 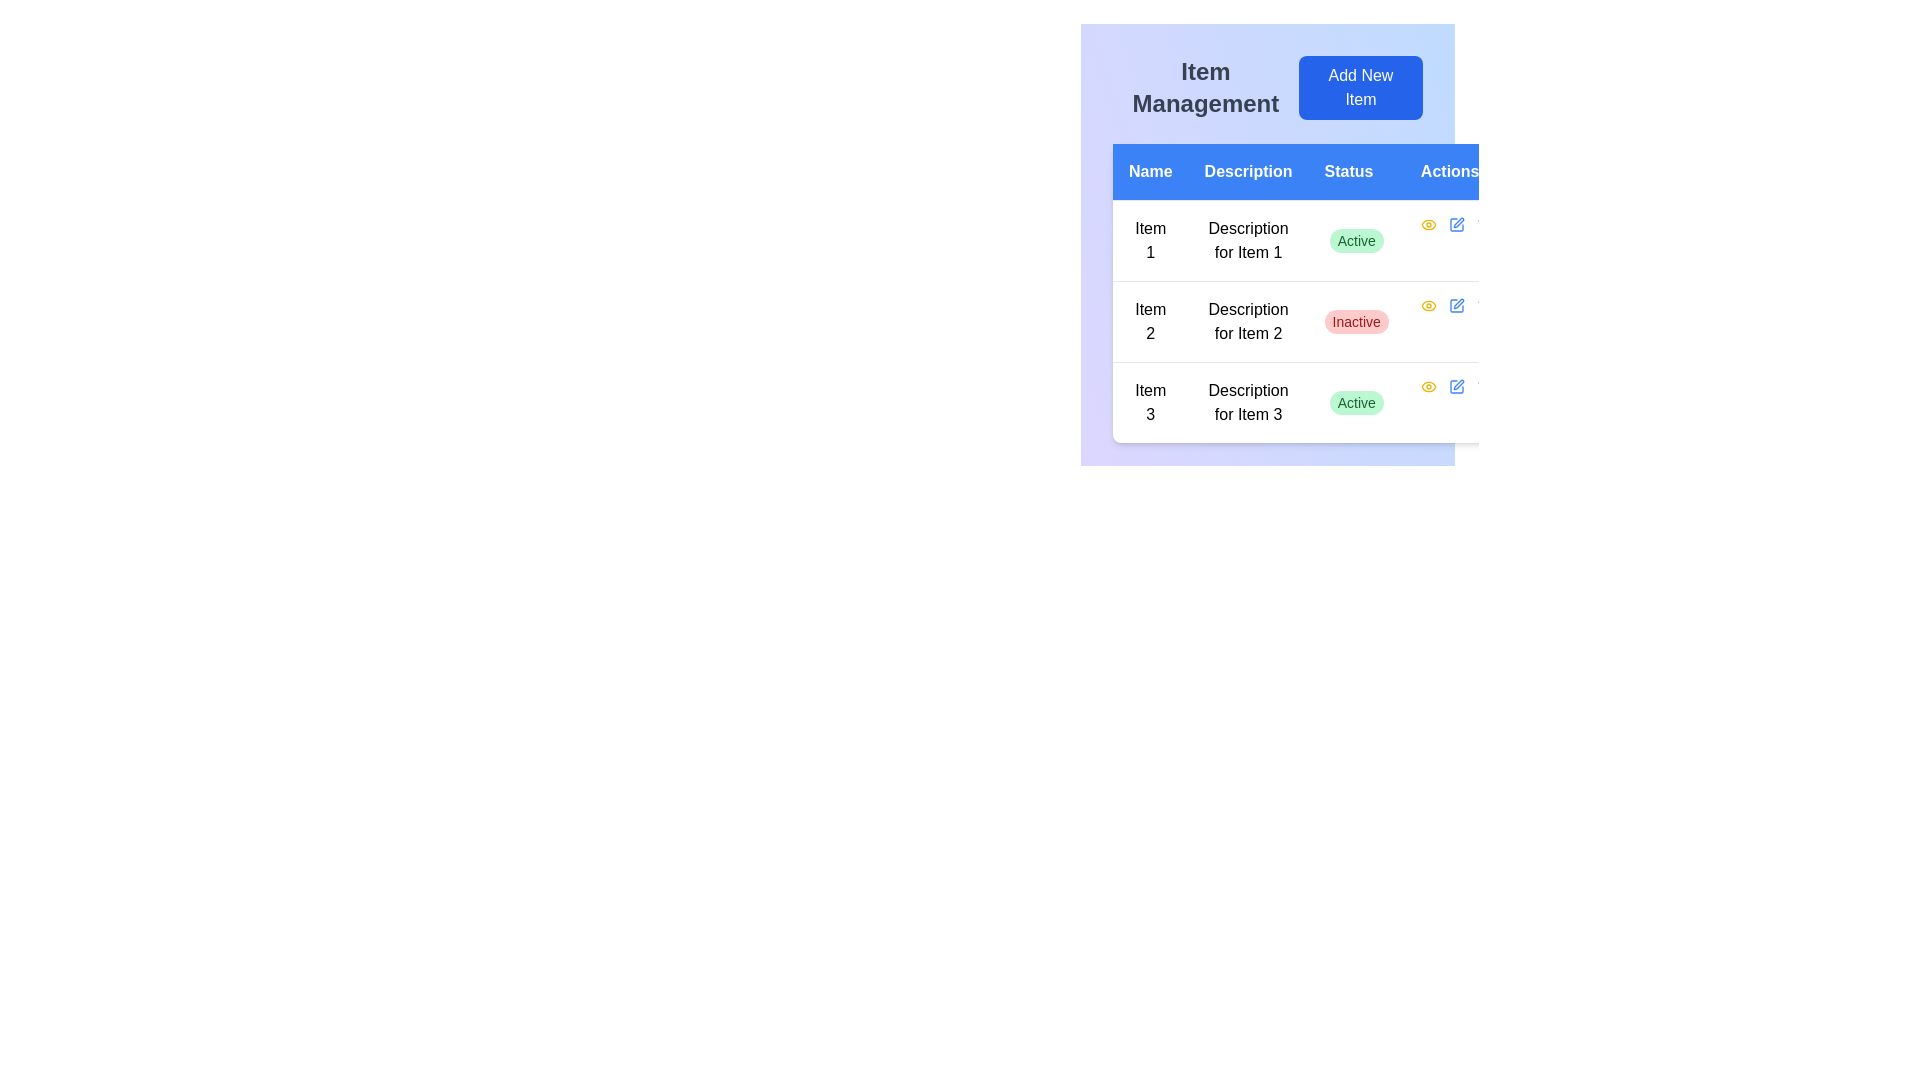 What do you see at coordinates (1356, 402) in the screenshot?
I see `the status label indicating that Item 3 is currently active, located in the 'Status' column of the table` at bounding box center [1356, 402].